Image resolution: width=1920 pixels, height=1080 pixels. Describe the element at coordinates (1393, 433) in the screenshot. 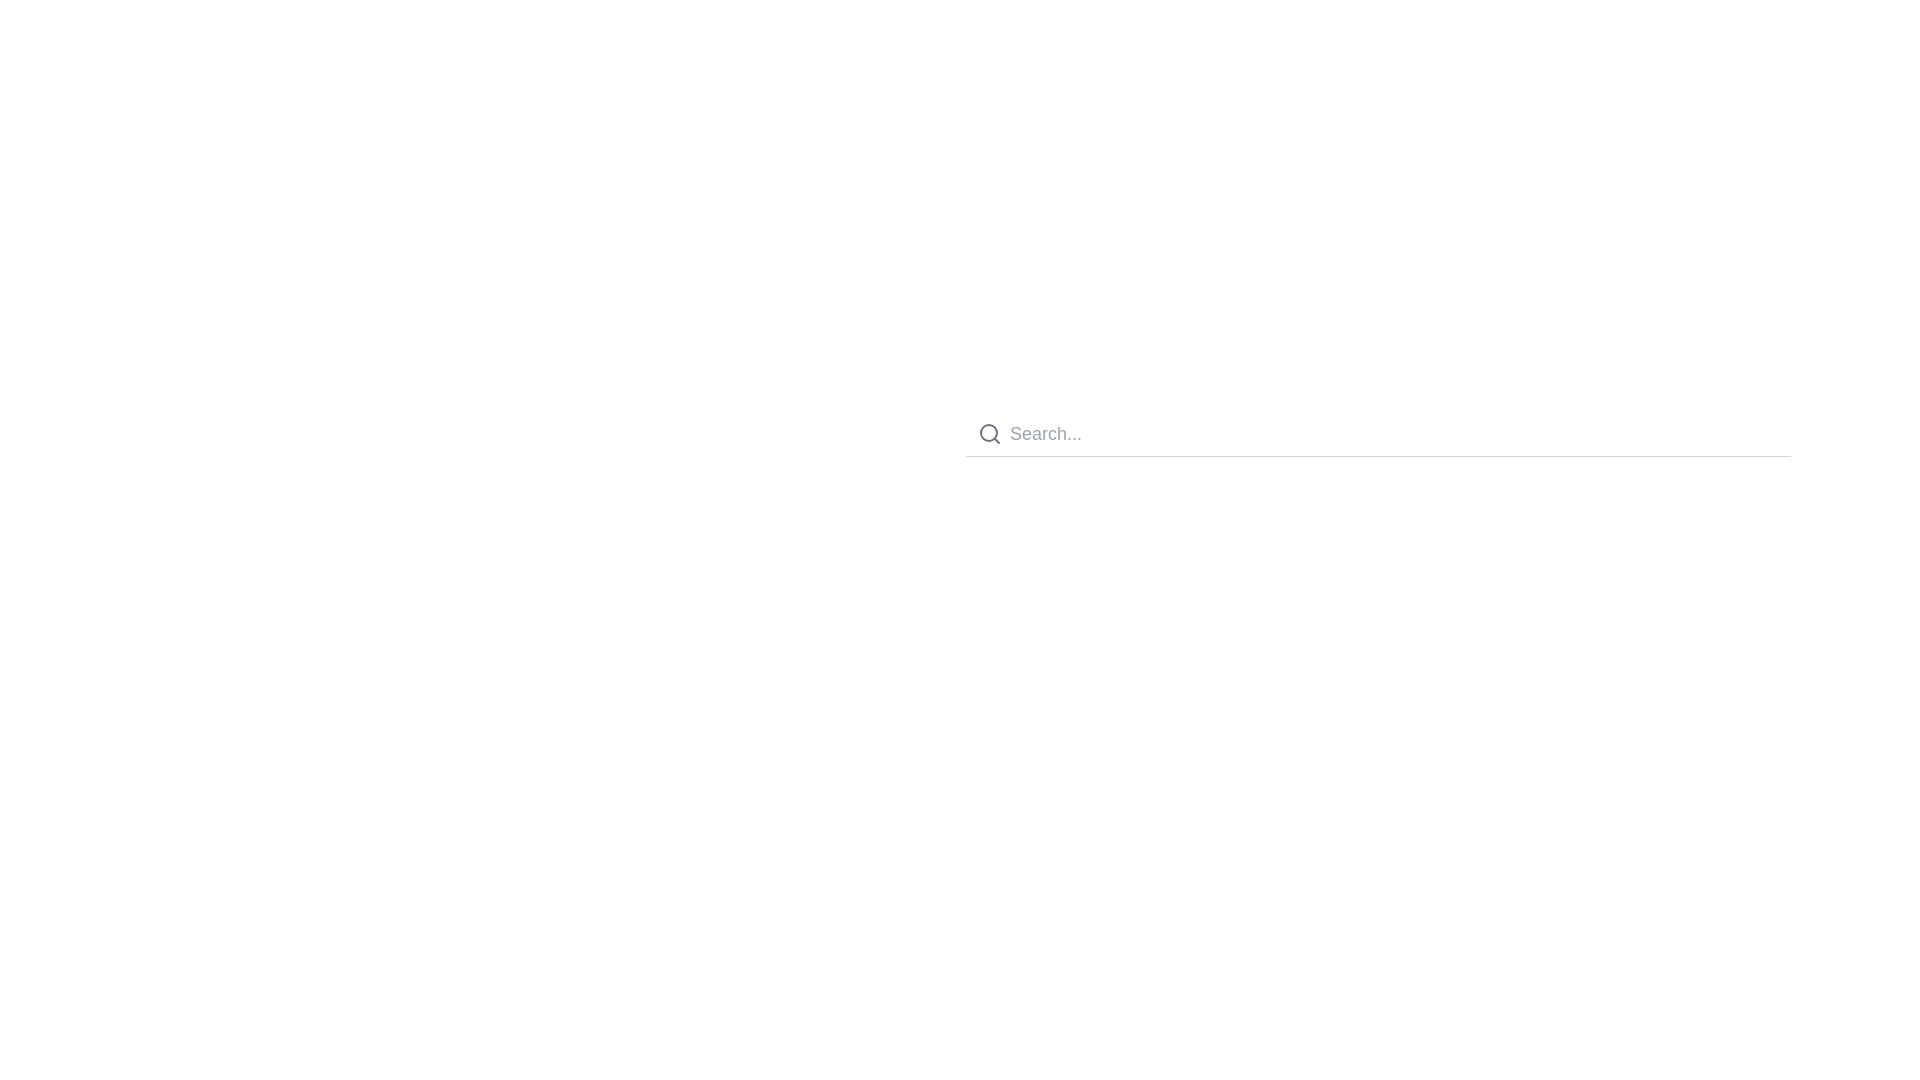

I see `the search input field, which allows the user to enter search queries` at that location.